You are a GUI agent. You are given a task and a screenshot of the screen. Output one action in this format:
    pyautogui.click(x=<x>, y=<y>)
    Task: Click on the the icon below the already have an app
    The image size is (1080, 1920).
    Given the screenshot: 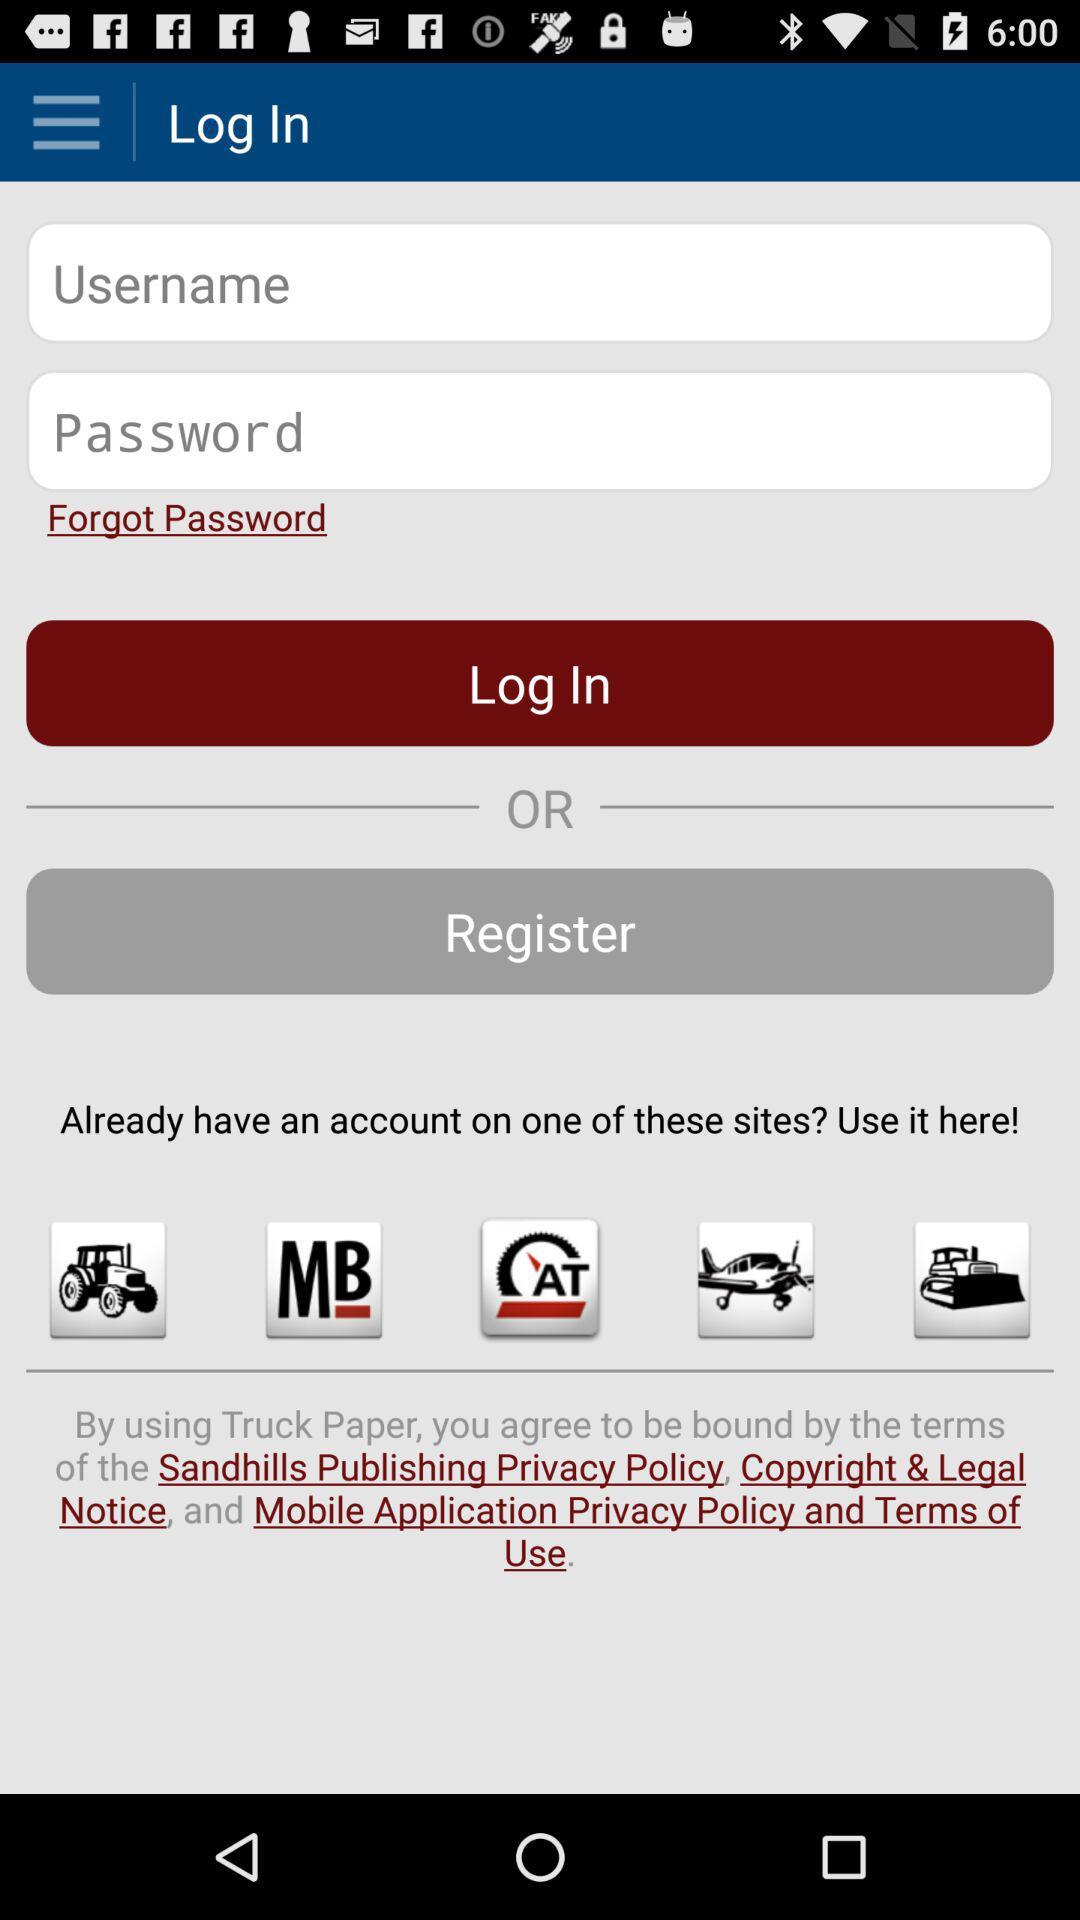 What is the action you would take?
    pyautogui.click(x=971, y=1280)
    